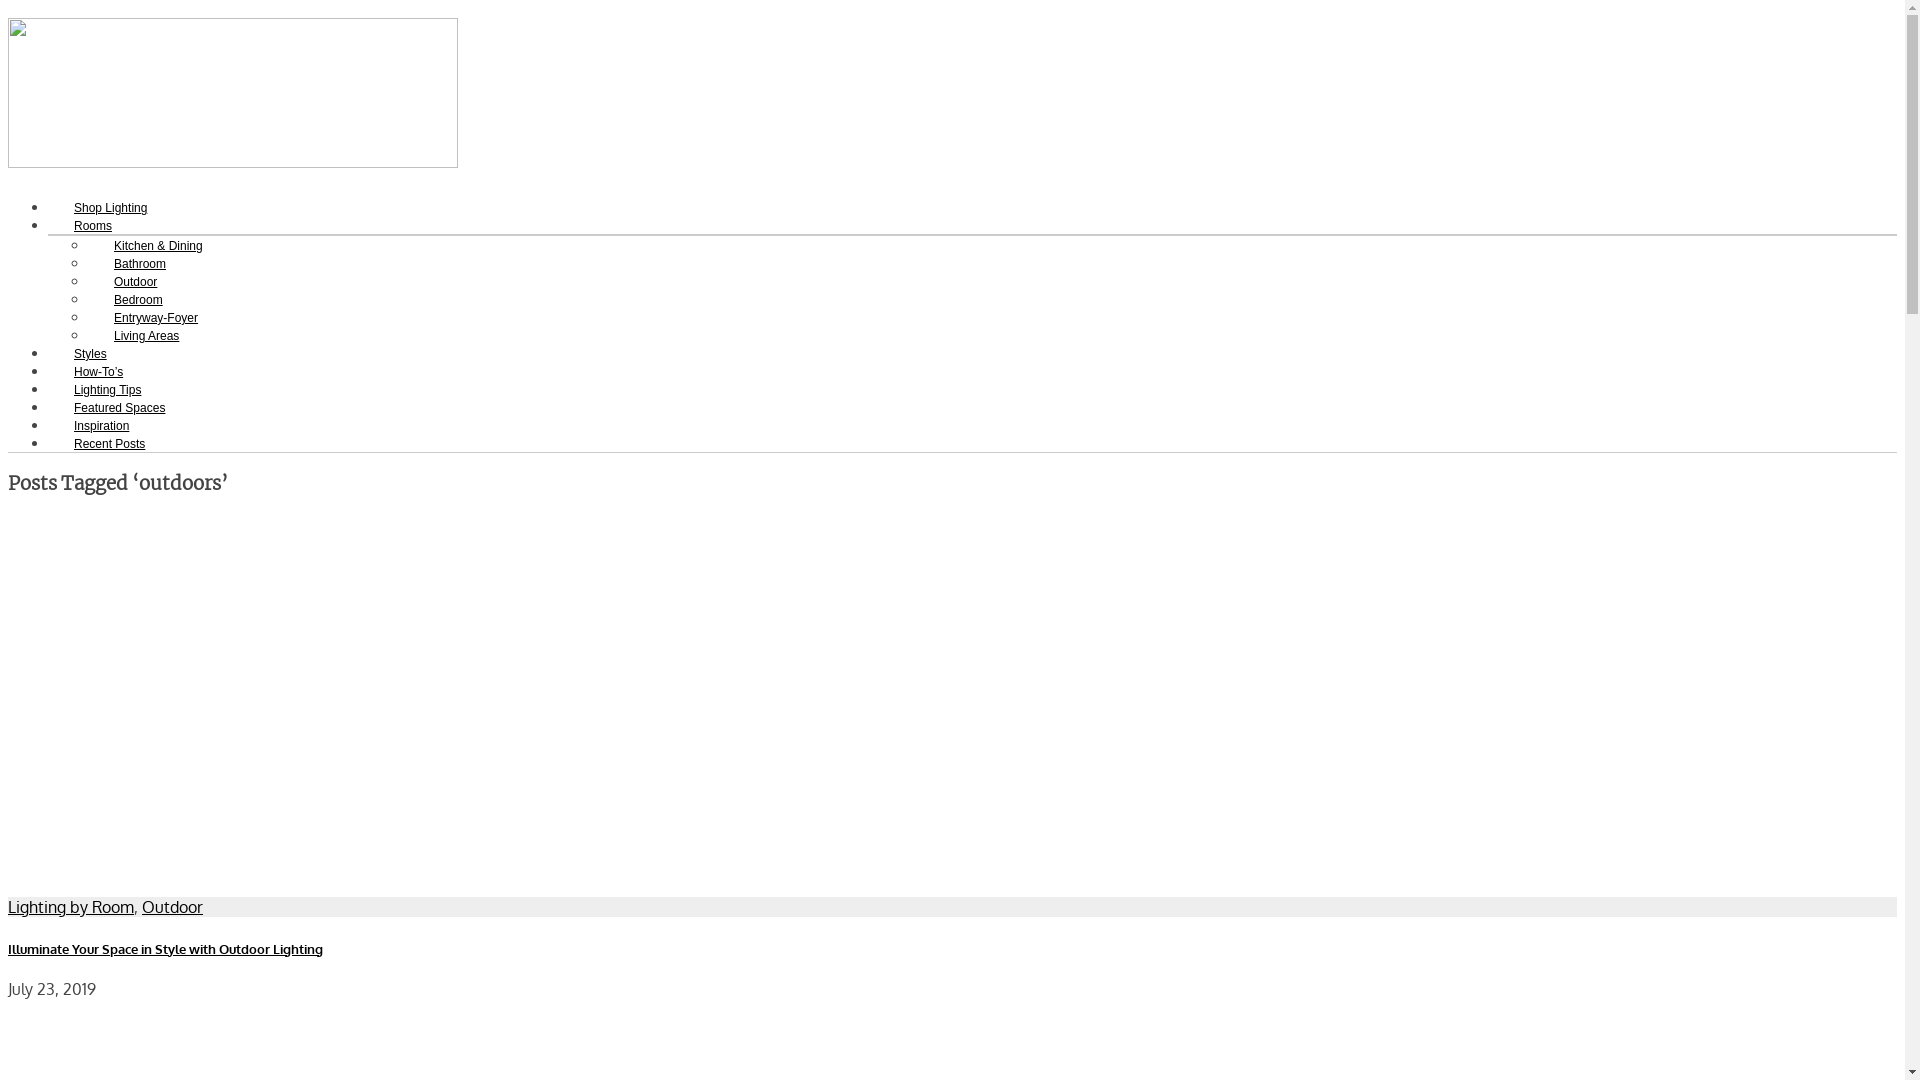 This screenshot has height=1080, width=1920. I want to click on 'Outdoor', so click(134, 281).